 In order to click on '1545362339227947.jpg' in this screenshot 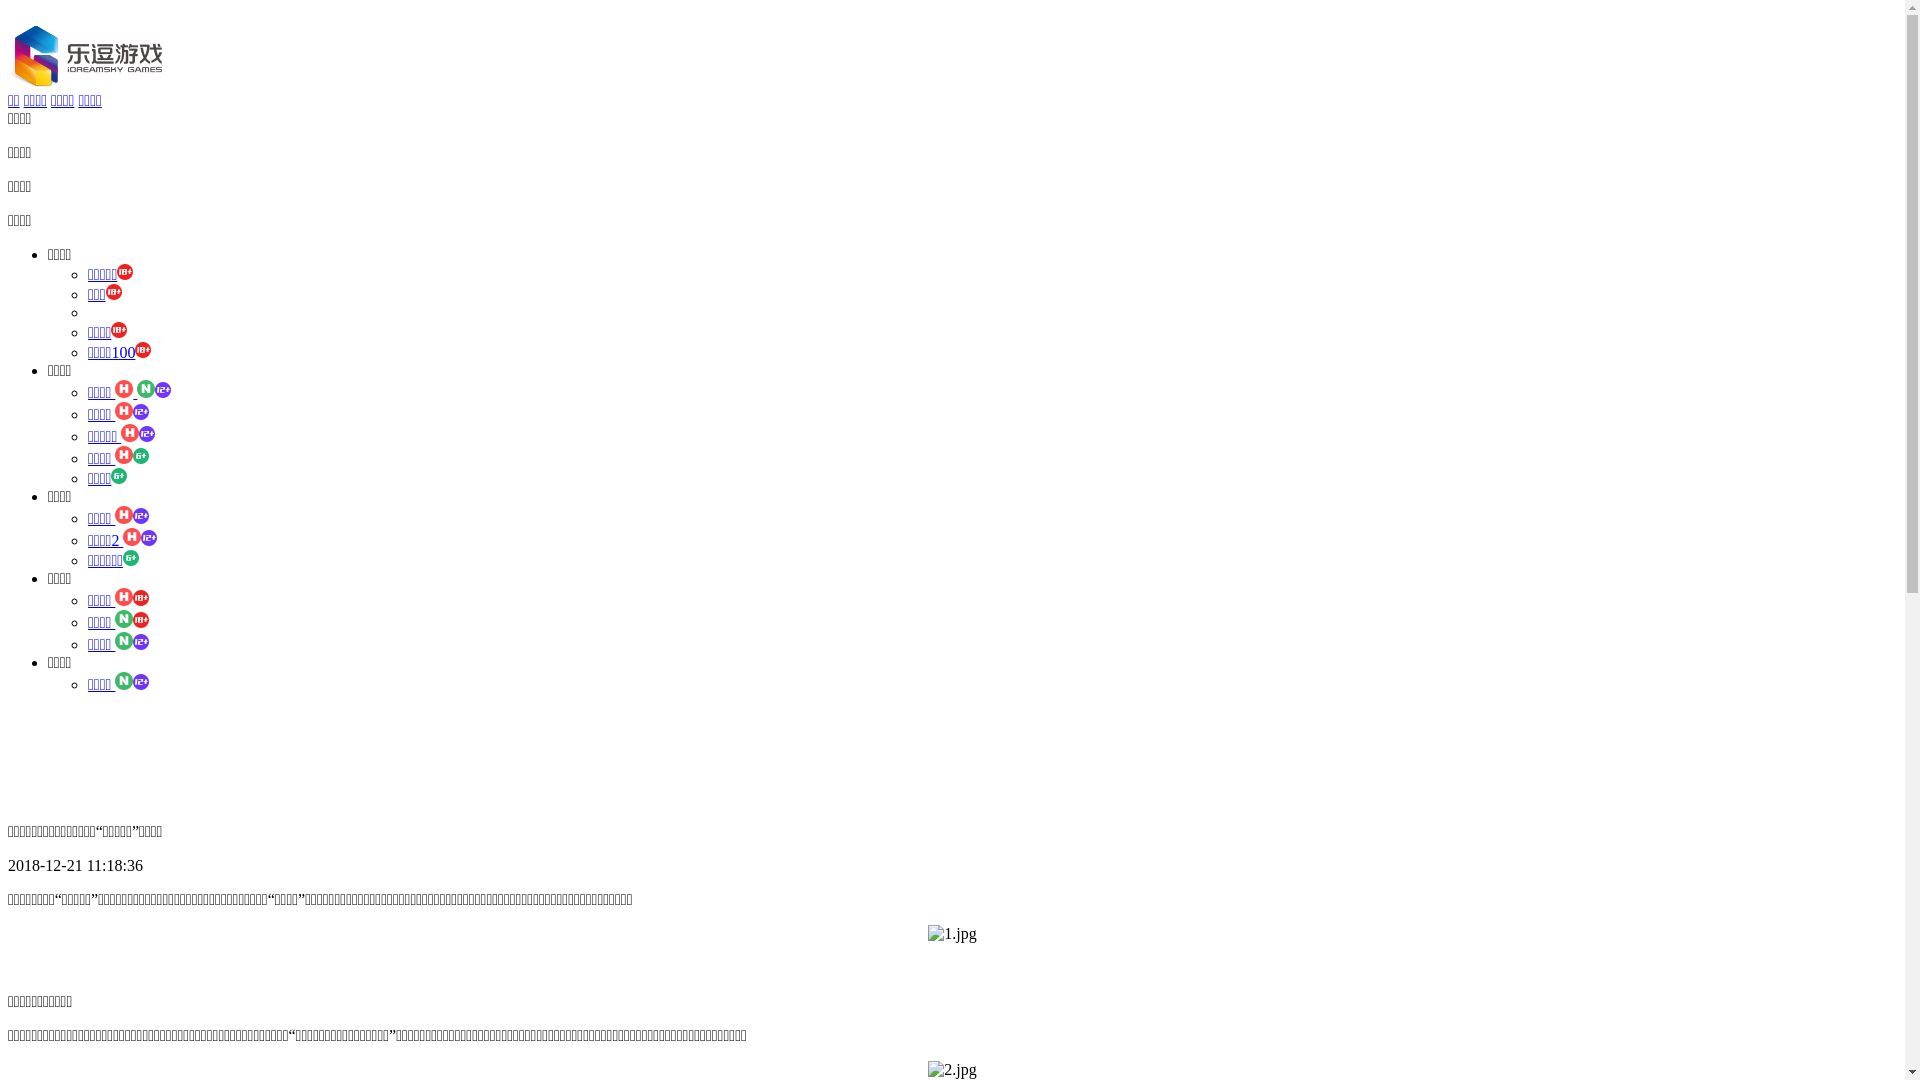, I will do `click(926, 933)`.